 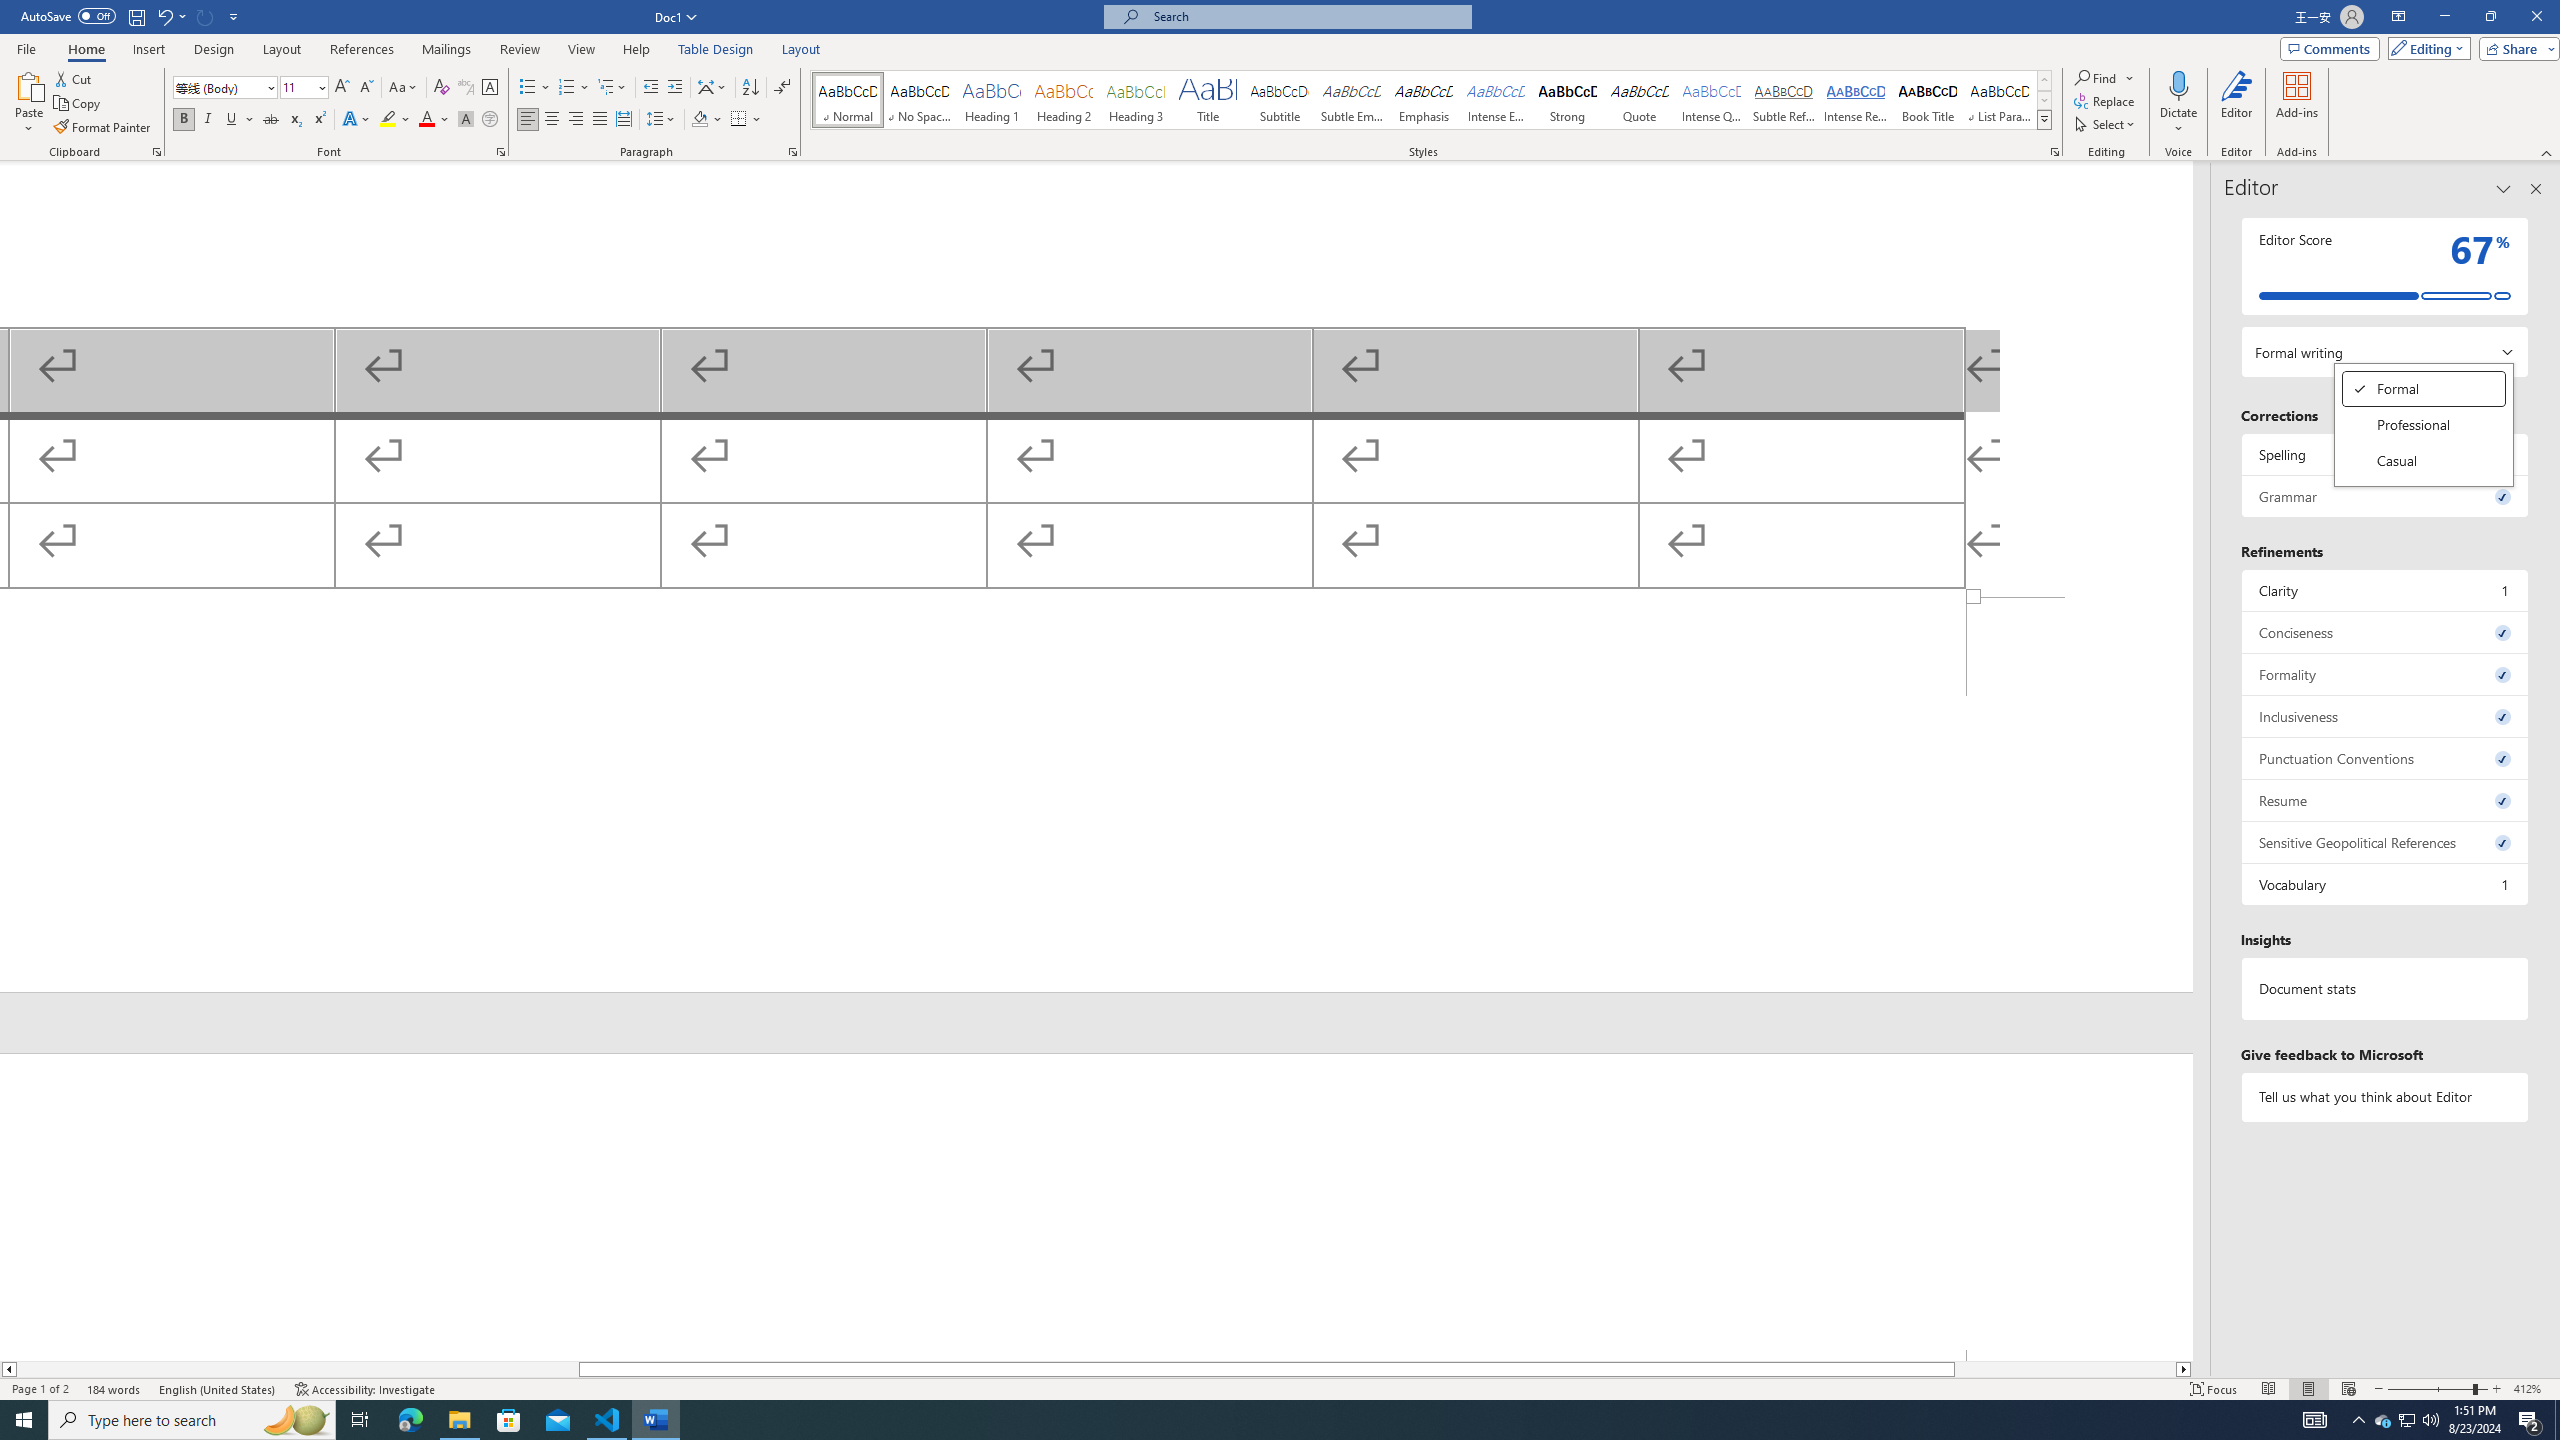 What do you see at coordinates (358, 1418) in the screenshot?
I see `'Task View'` at bounding box center [358, 1418].